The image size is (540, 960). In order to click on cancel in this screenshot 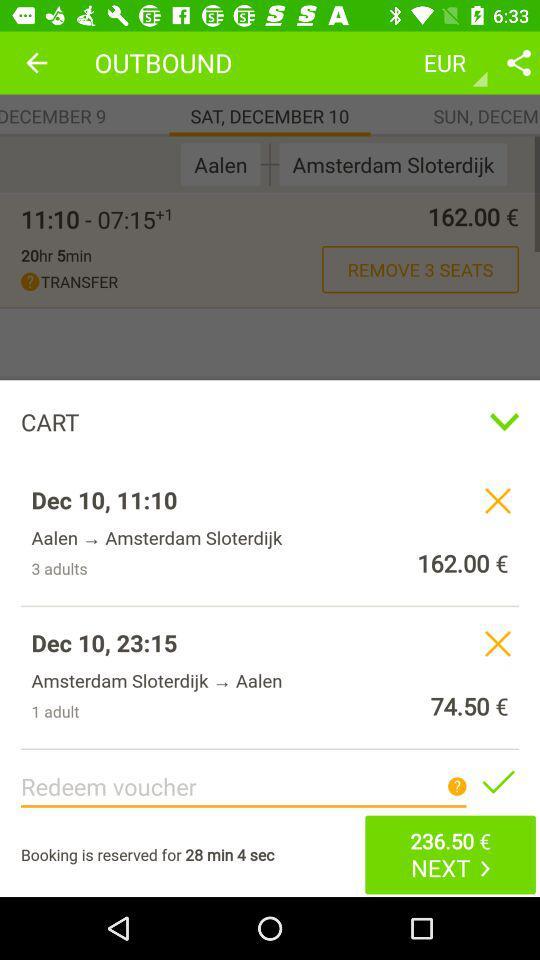, I will do `click(496, 642)`.